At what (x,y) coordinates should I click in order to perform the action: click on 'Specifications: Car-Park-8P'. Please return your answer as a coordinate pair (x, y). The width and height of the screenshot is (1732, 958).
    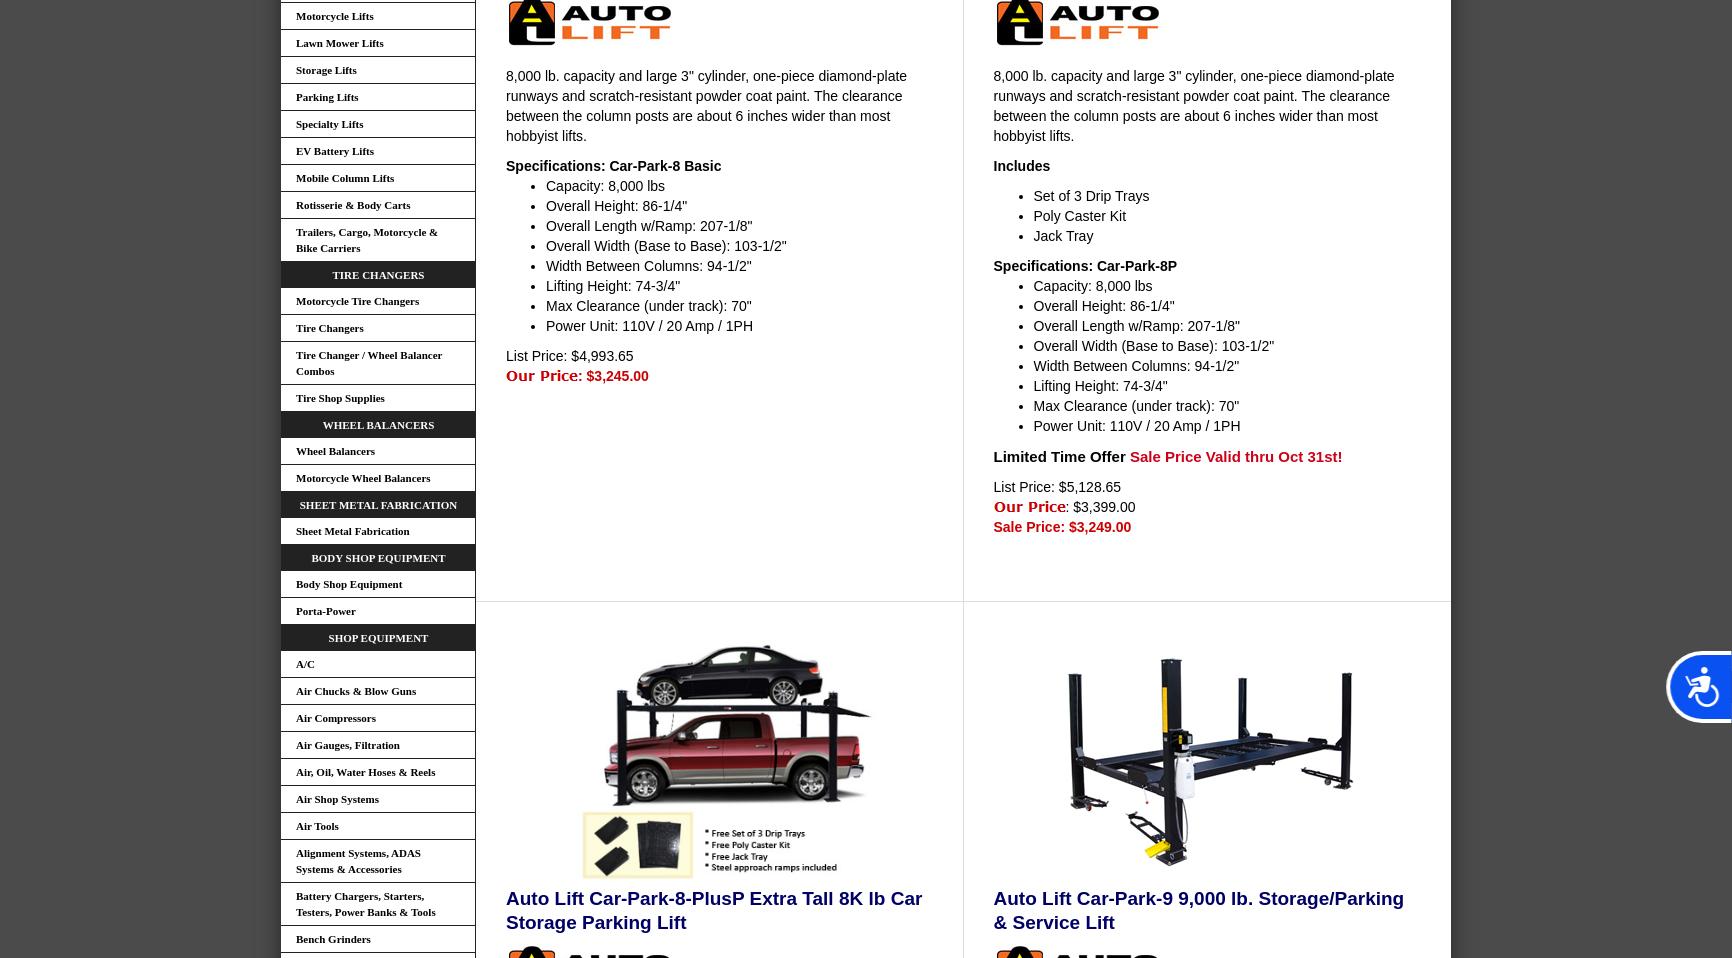
    Looking at the image, I should click on (1083, 264).